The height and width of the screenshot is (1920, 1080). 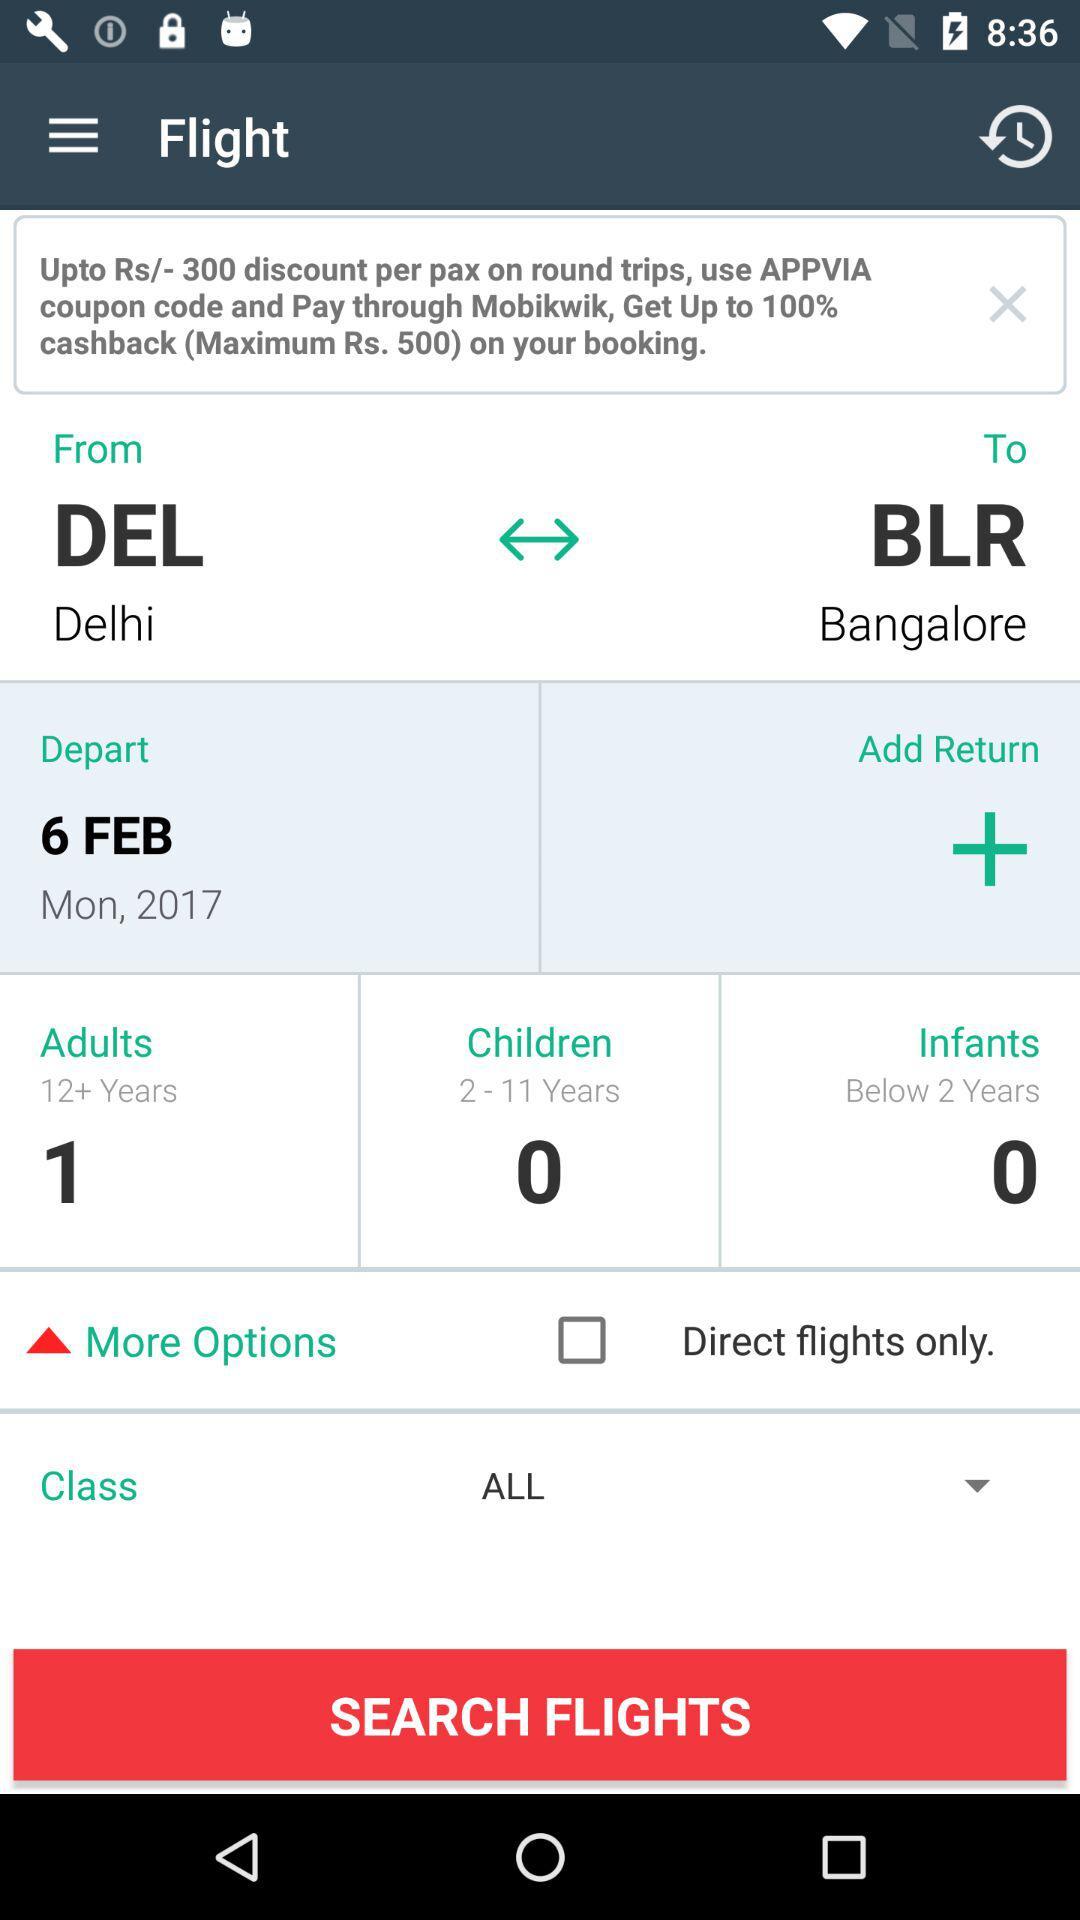 I want to click on the add icon, so click(x=990, y=849).